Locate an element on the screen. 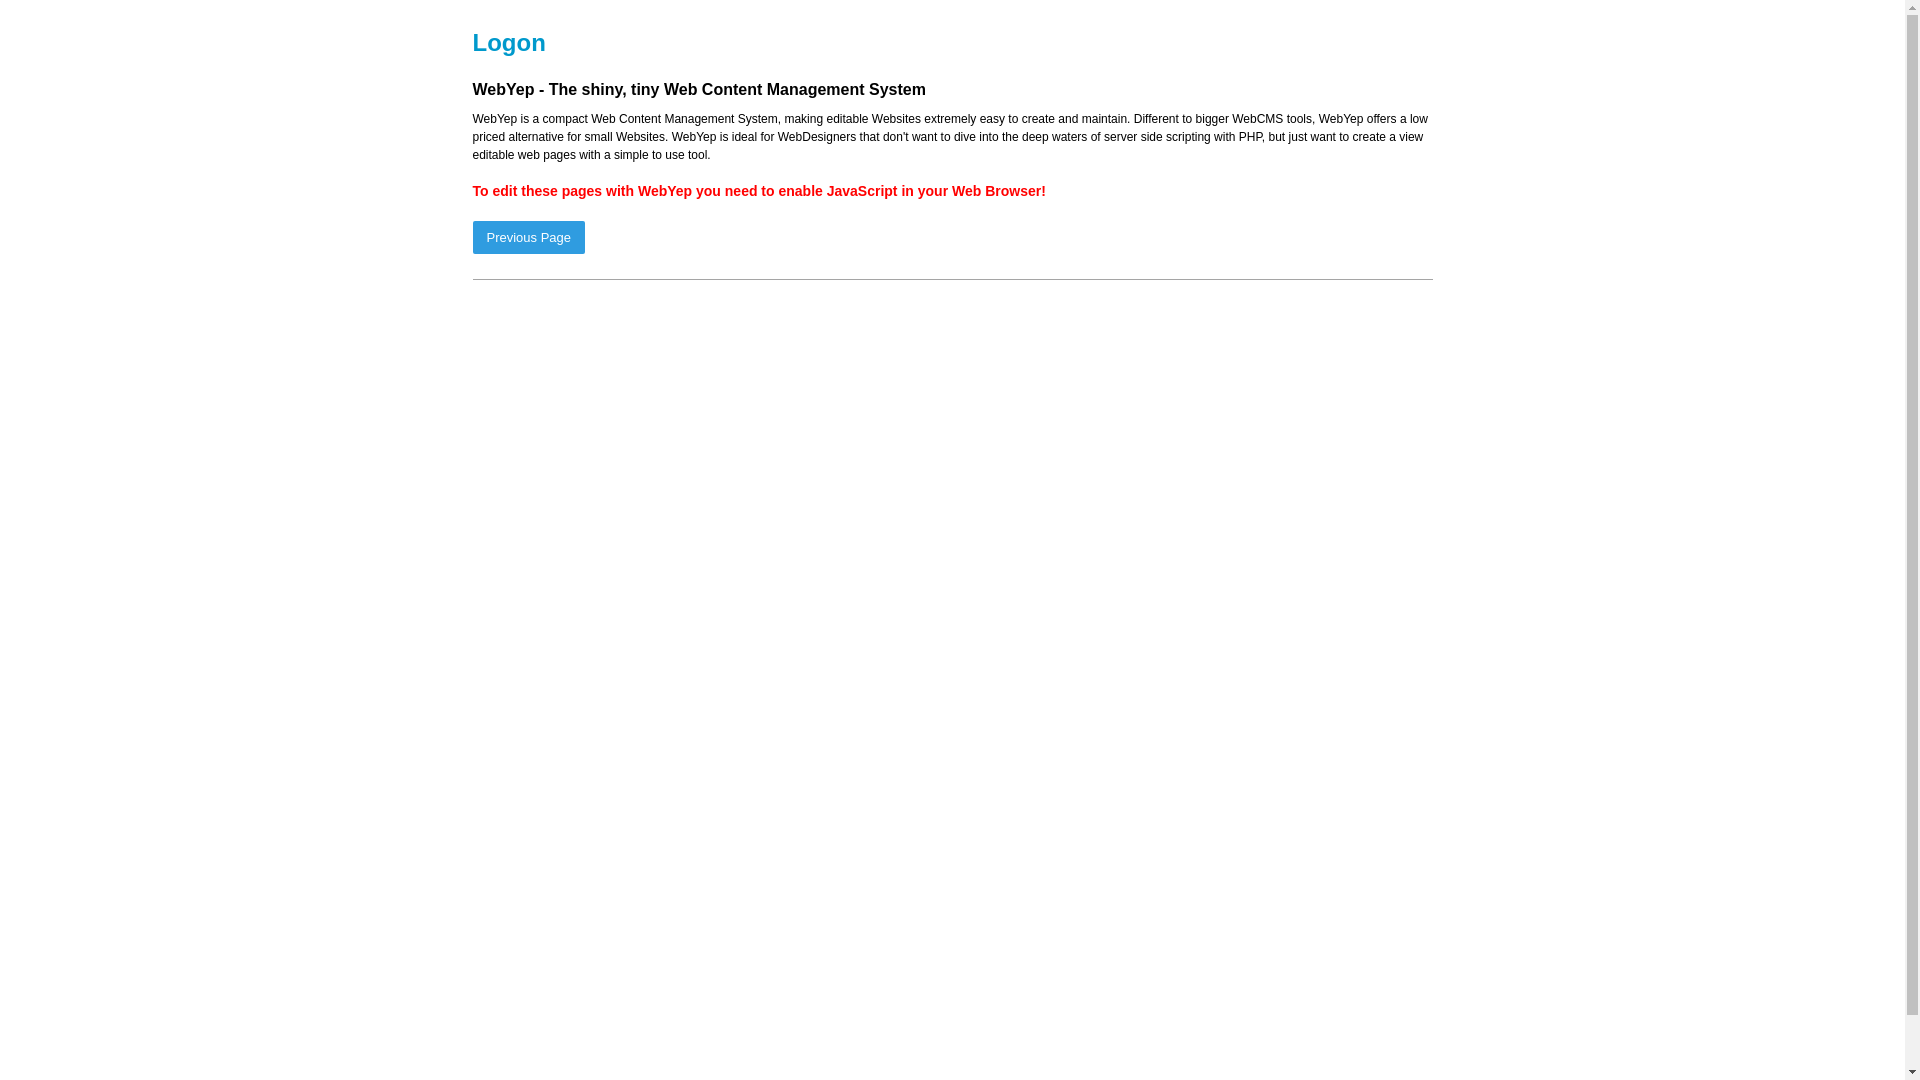  'Previous Page' is located at coordinates (470, 236).